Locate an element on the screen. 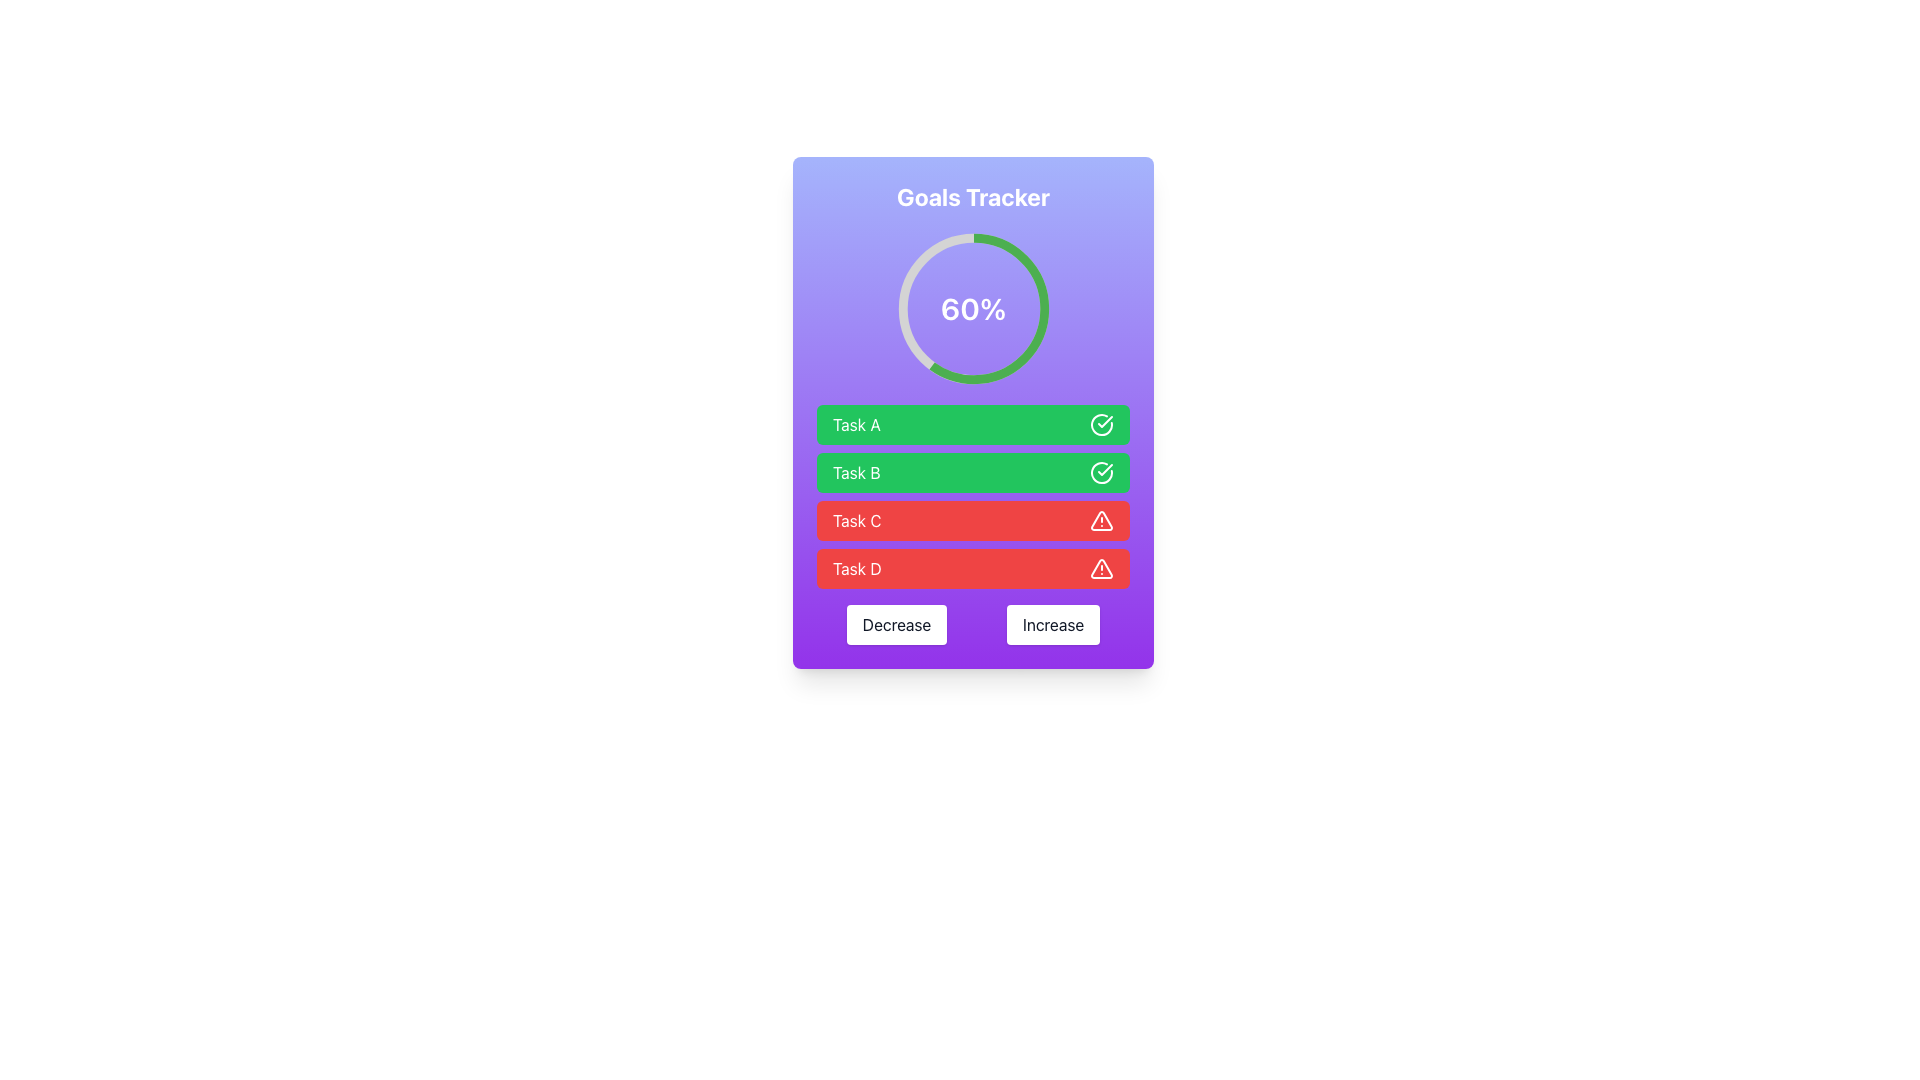 This screenshot has height=1080, width=1920. the list item labeled 'Task D' with a red background and a white alert icon, positioned as the fourth item in the 'Goals Tracker' panel is located at coordinates (973, 569).